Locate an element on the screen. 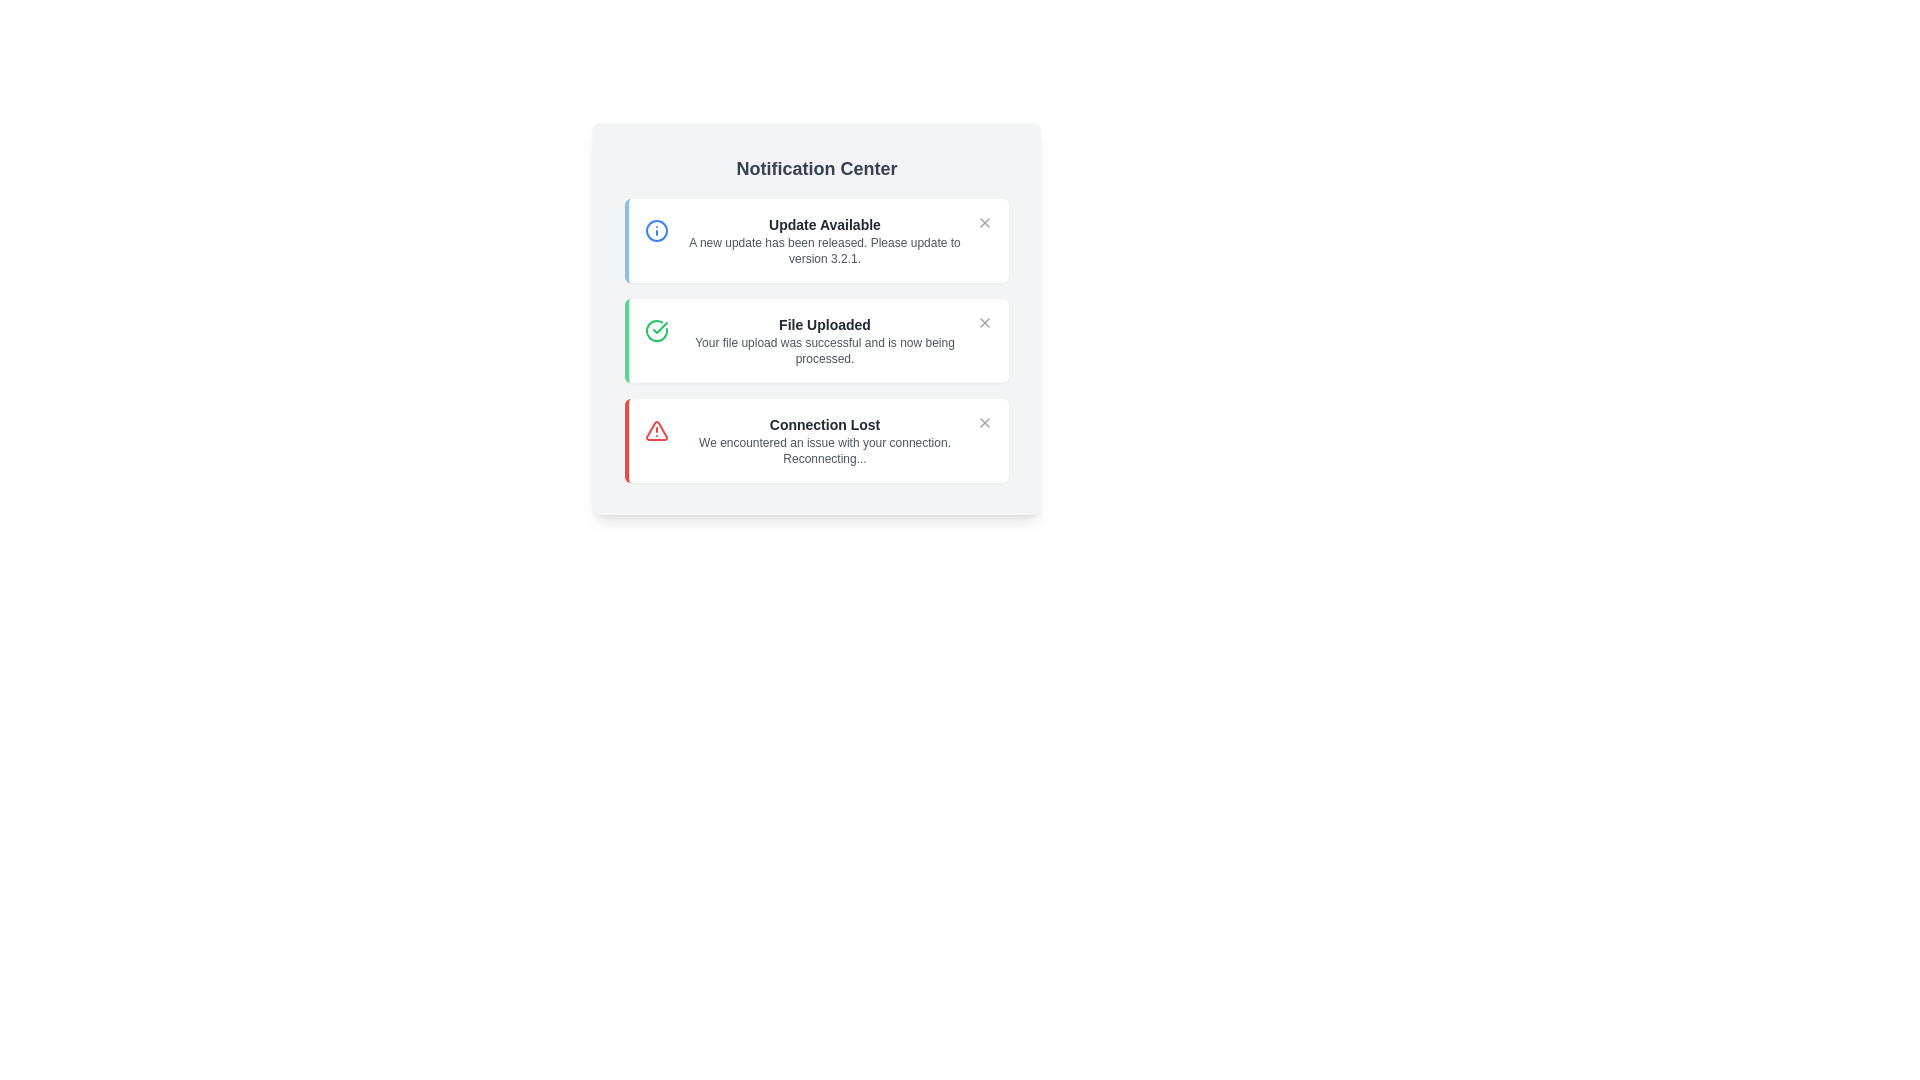  the successful file upload notification icon located in the notification box labeled 'File Uploaded', positioned on the left-hand side adjacent to the text is located at coordinates (657, 330).